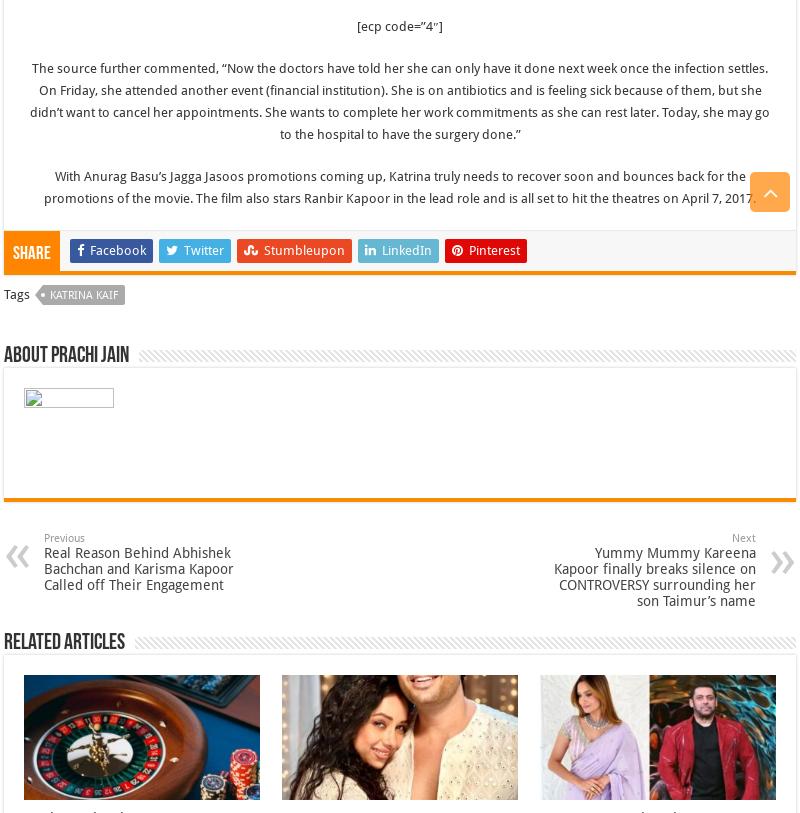  I want to click on 'Real Reason Behind Abhishek Bachchan and Karisma Kapoor Called off Their Engagement', so click(138, 567).